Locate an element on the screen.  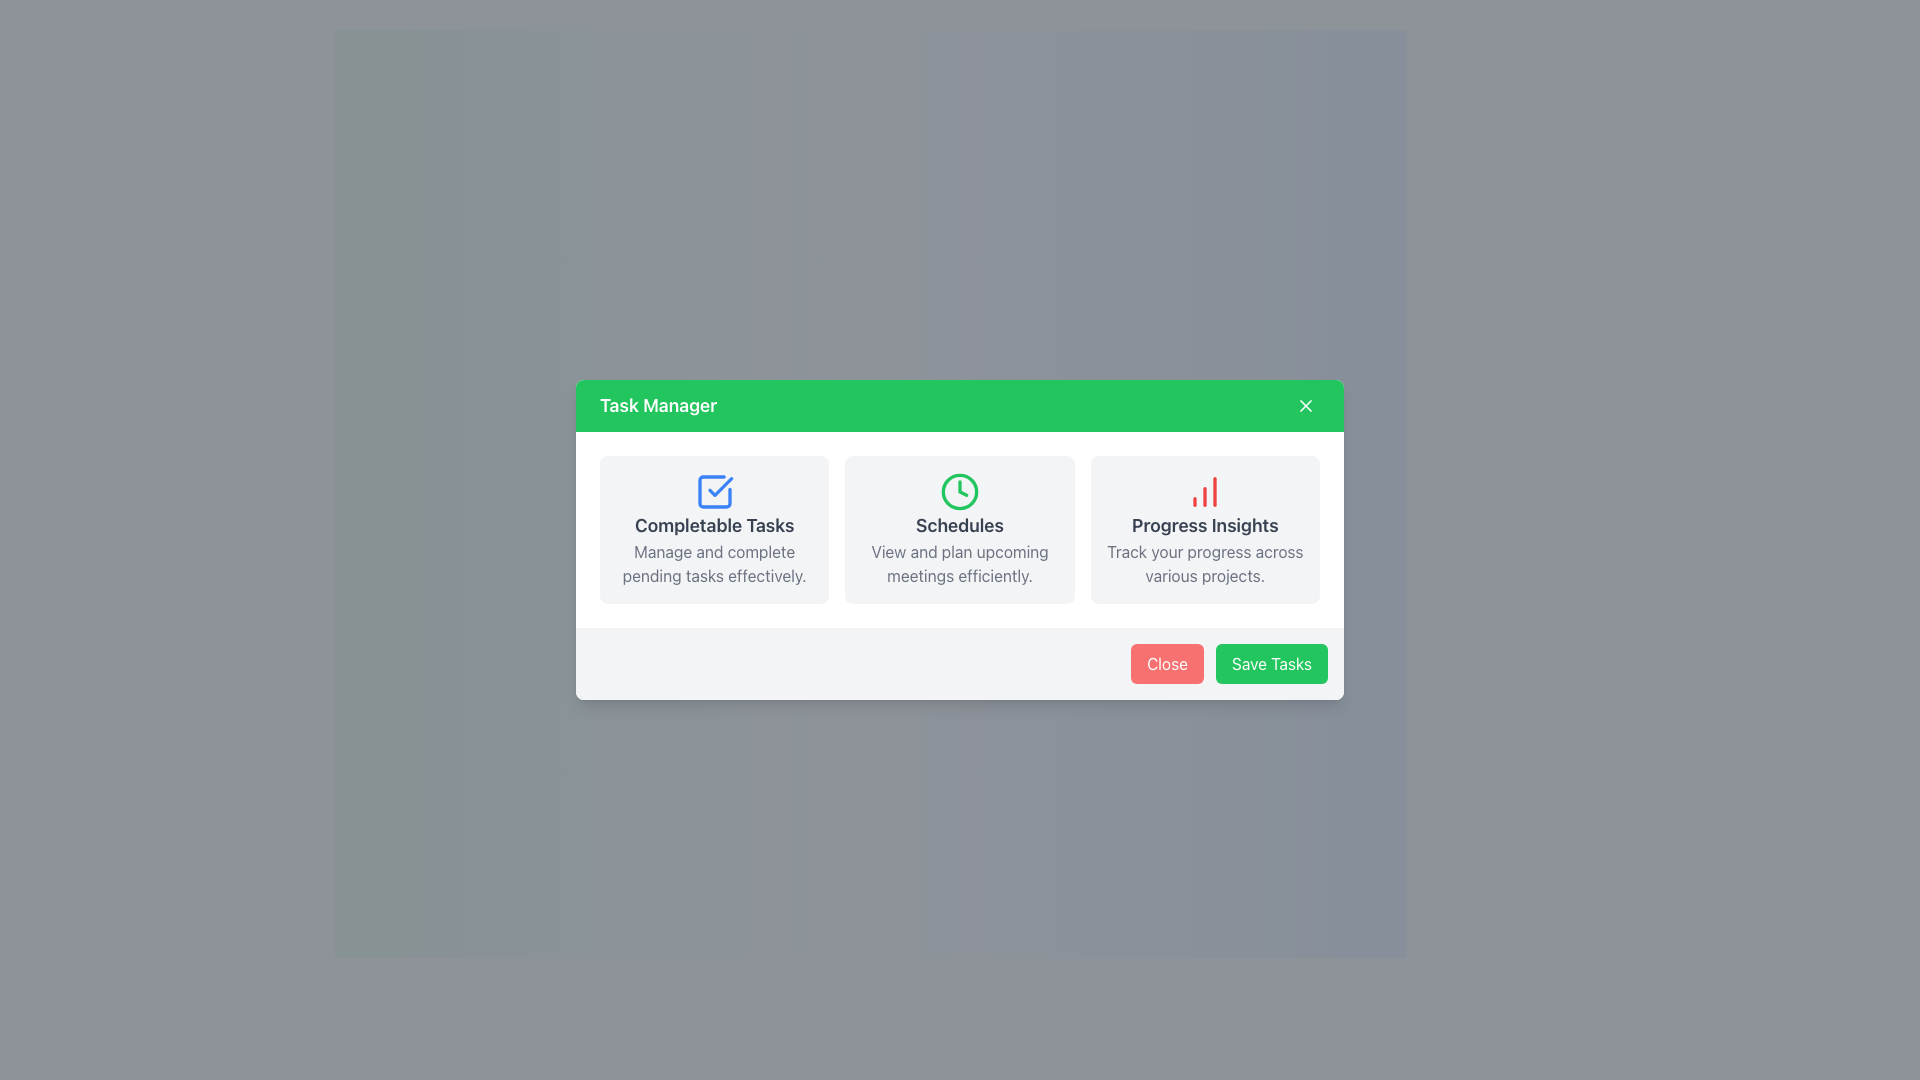
the 'Task Manager' text label, which is displayed in bold, large white font within a bright green header bar at the top of the interface is located at coordinates (658, 405).